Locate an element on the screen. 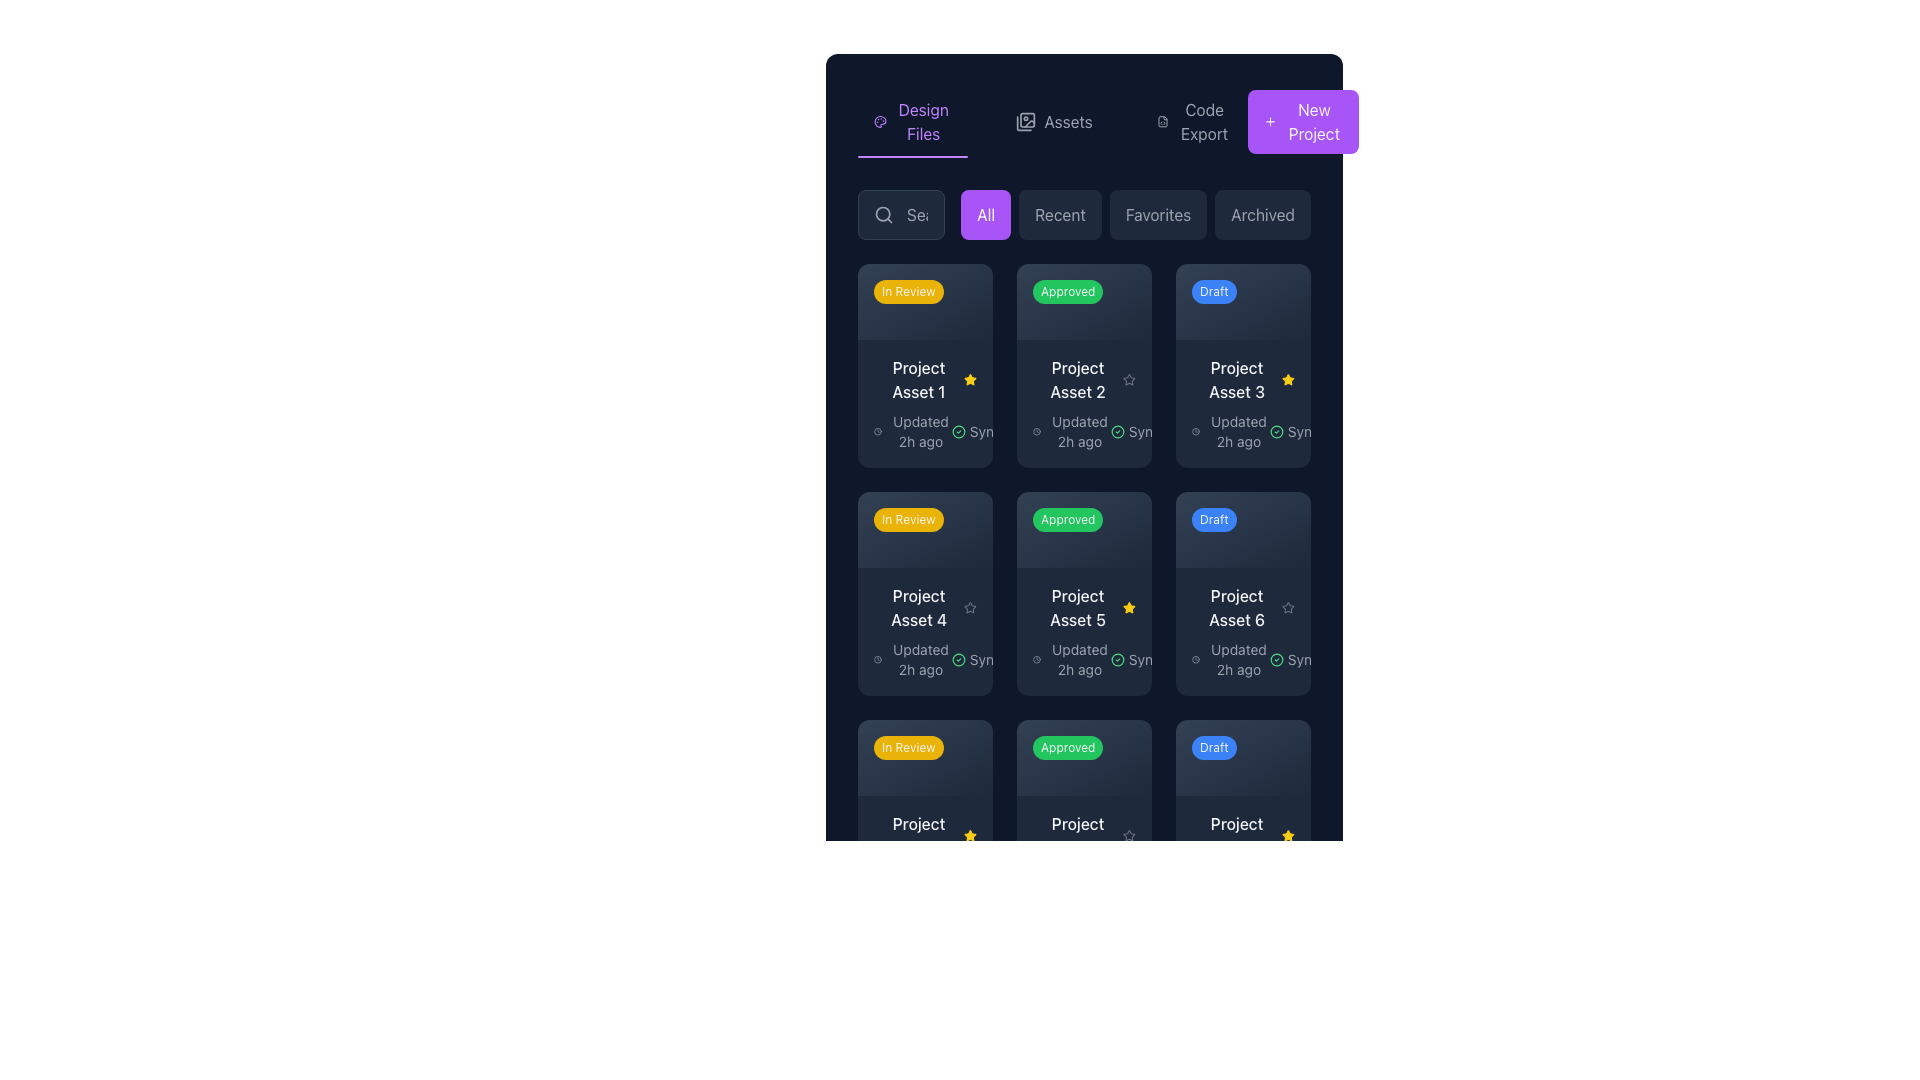  the time icon that visually indicates time, located to the left of the 'Updated 2h ago' text within the card element in the grid view is located at coordinates (878, 430).